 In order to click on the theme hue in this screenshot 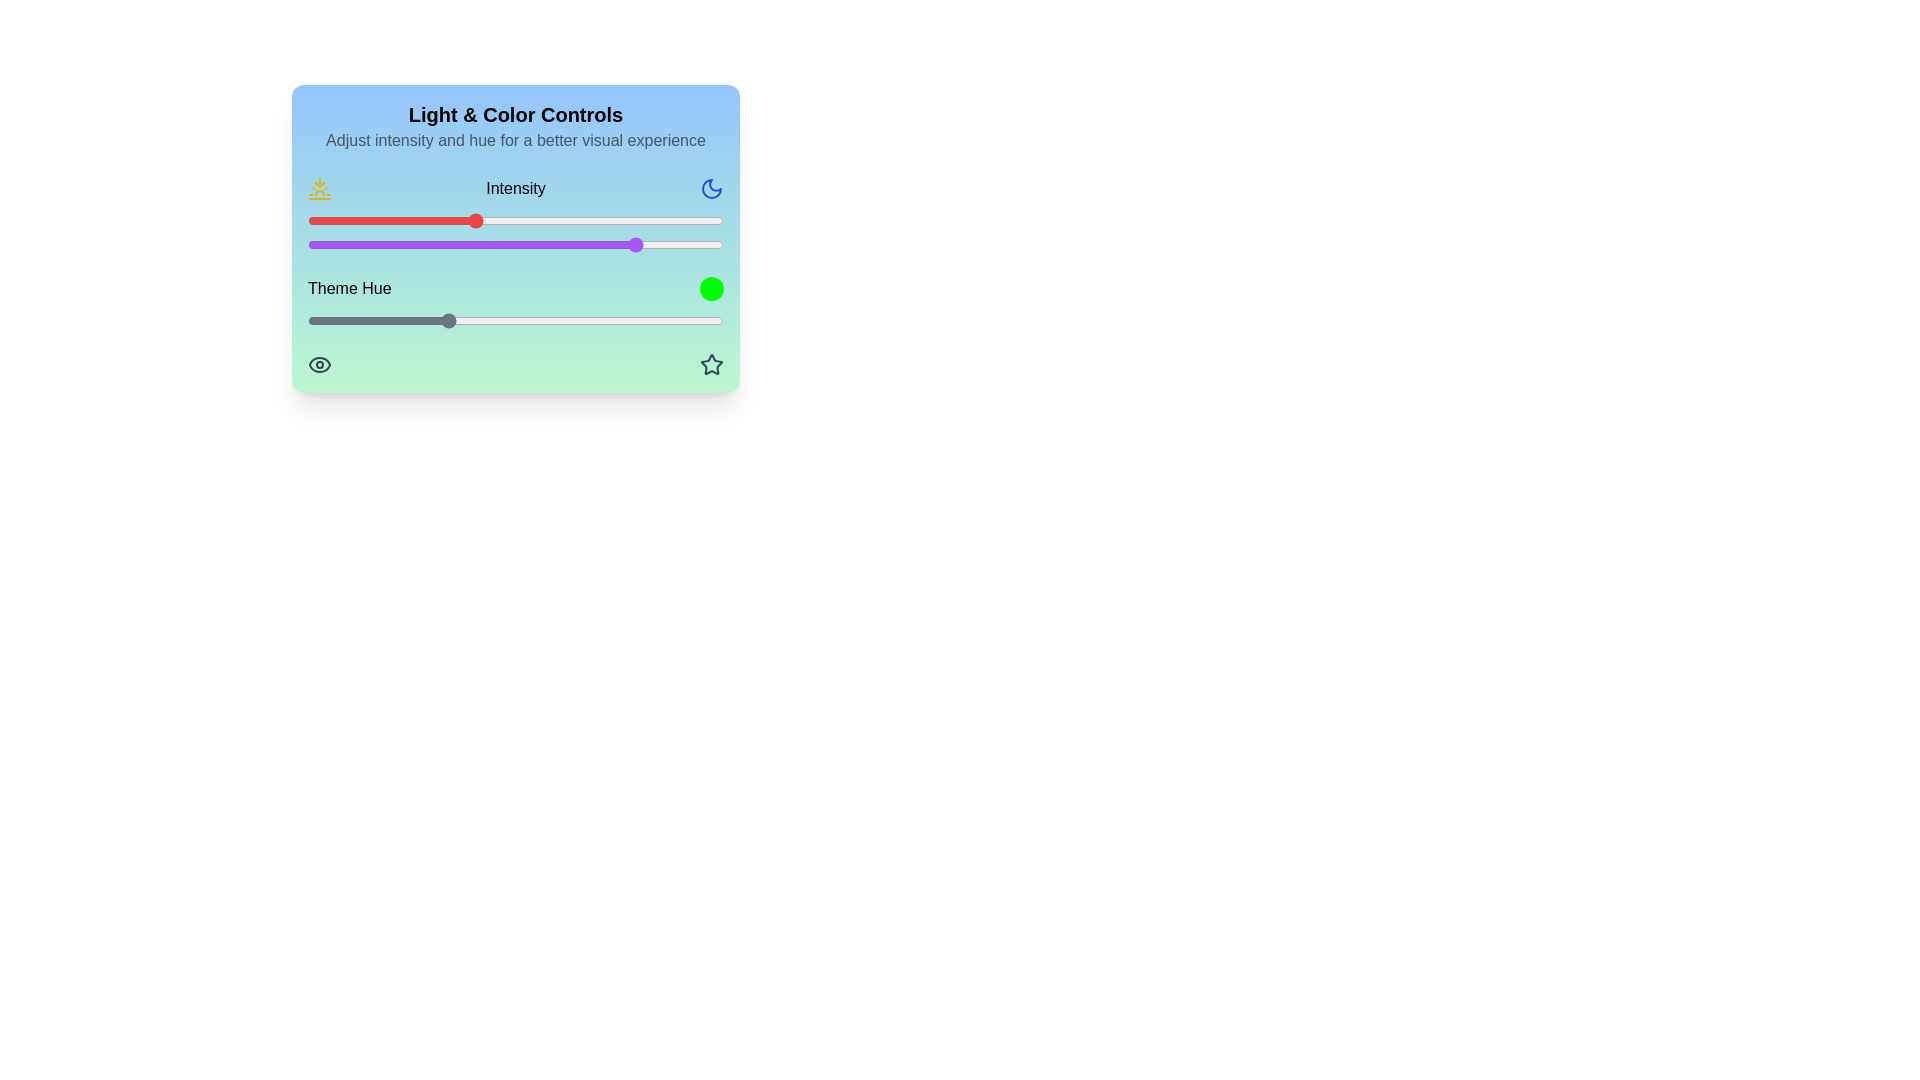, I will do `click(704, 319)`.